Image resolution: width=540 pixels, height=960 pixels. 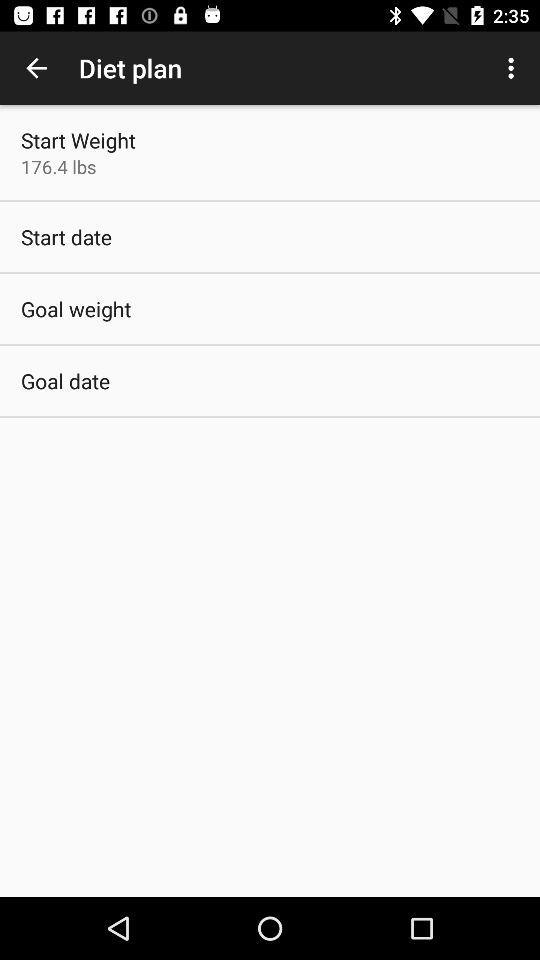 What do you see at coordinates (513, 68) in the screenshot?
I see `icon next to the diet plan item` at bounding box center [513, 68].